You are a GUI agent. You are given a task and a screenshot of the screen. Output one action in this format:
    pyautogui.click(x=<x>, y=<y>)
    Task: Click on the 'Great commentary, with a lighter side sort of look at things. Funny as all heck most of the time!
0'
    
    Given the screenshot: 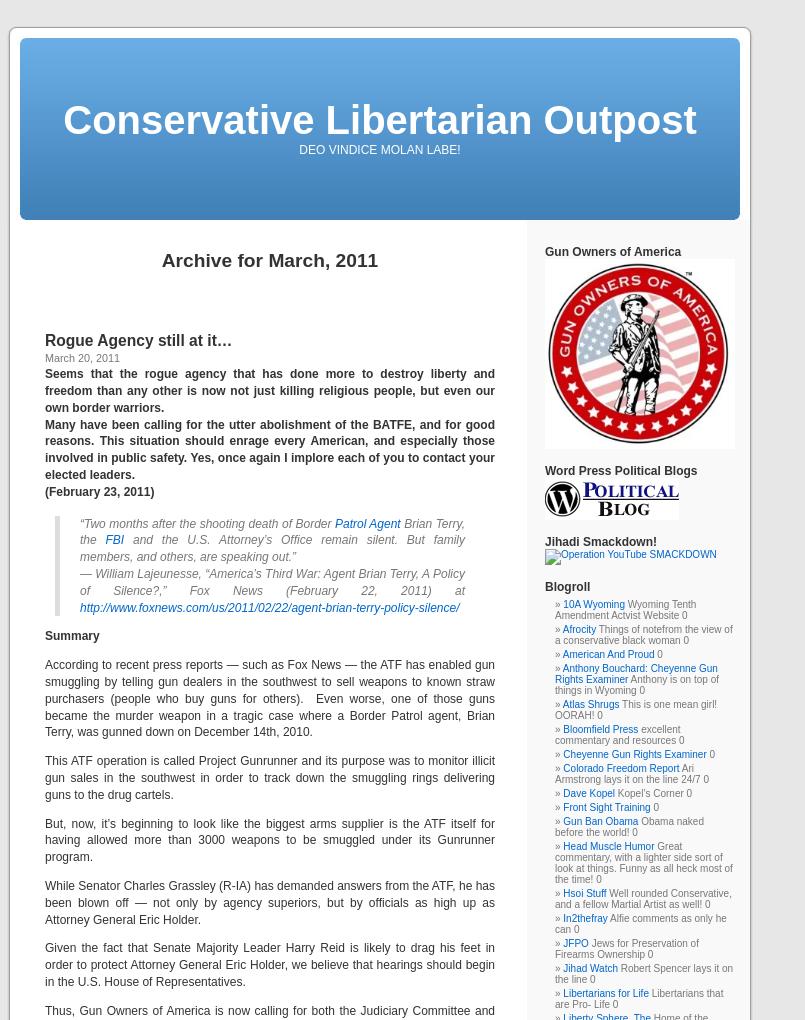 What is the action you would take?
    pyautogui.click(x=642, y=862)
    